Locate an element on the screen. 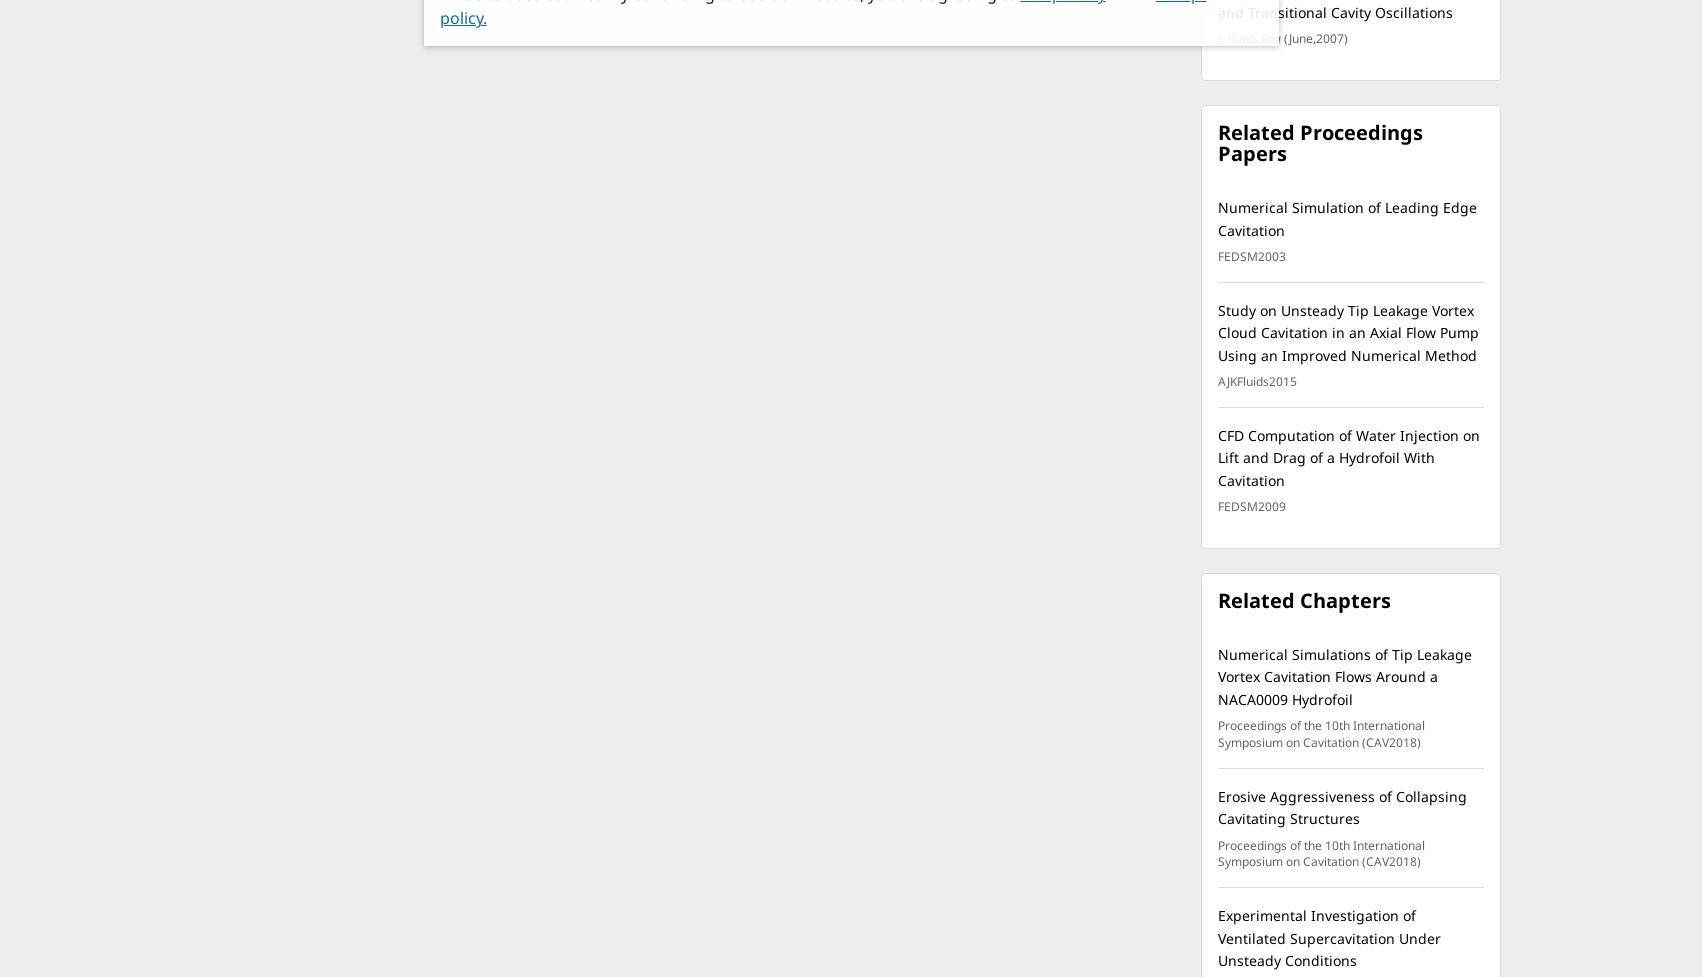  'Experimental Investigation of Ventilated Supercavitation Under Unsteady Conditions' is located at coordinates (1217, 936).